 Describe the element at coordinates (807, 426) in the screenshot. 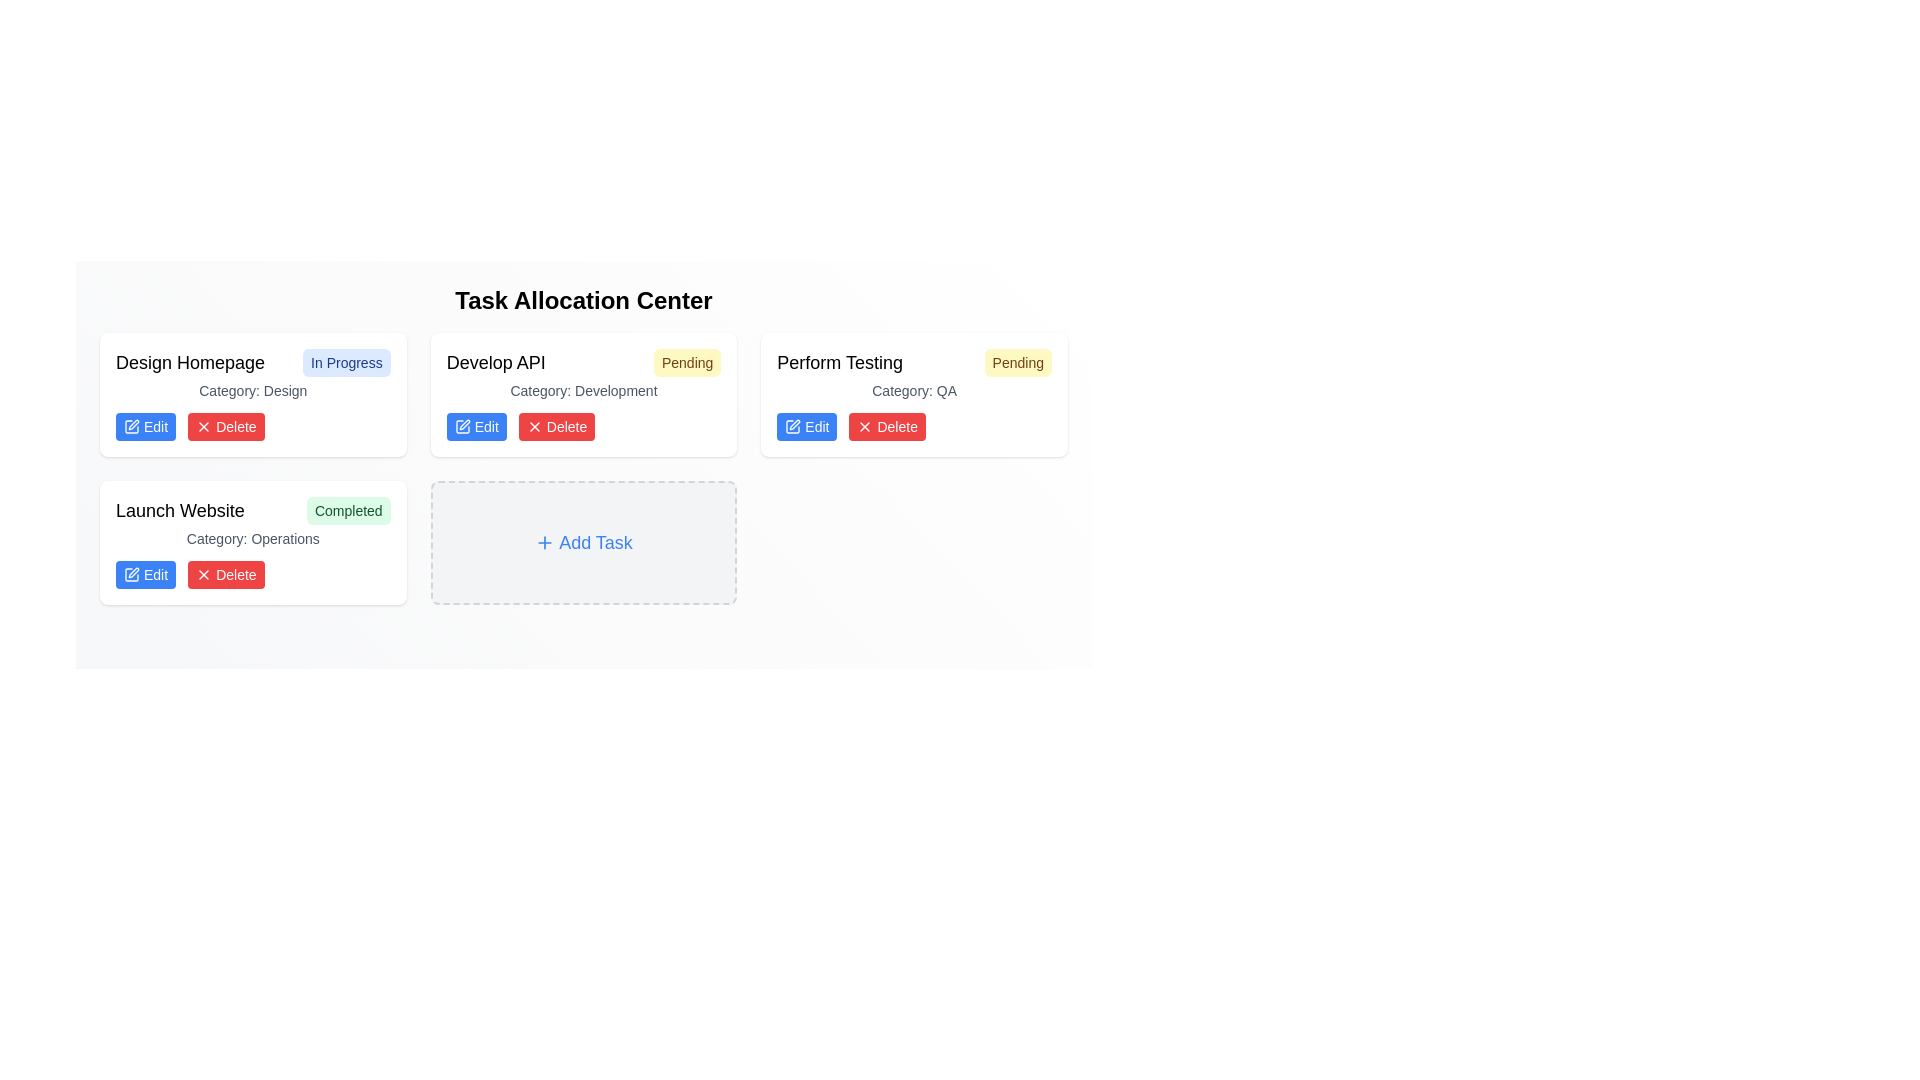

I see `the 'Edit' button, which is a rectangular button with a blue background and white text that reads 'Edit', located in a horizontal layout under the task card titled 'Develop API'` at that location.